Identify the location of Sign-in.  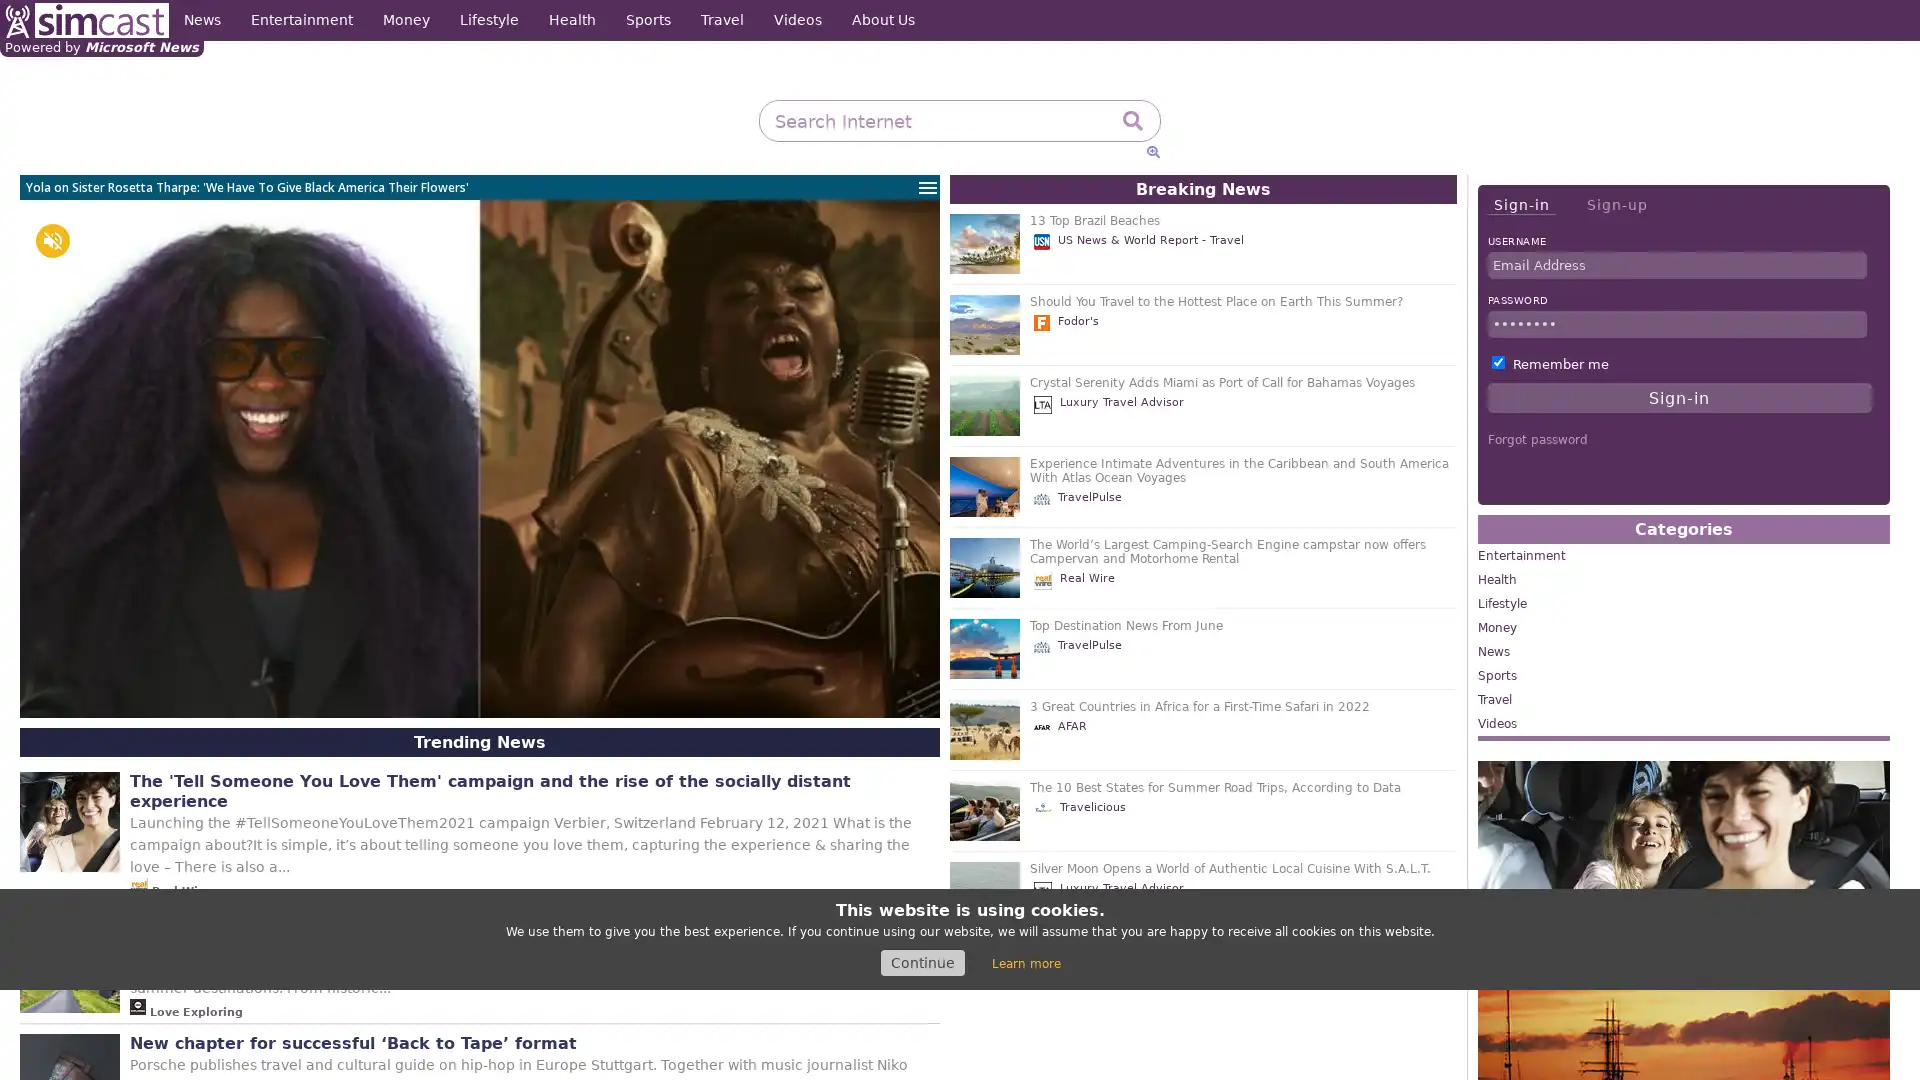
(1679, 397).